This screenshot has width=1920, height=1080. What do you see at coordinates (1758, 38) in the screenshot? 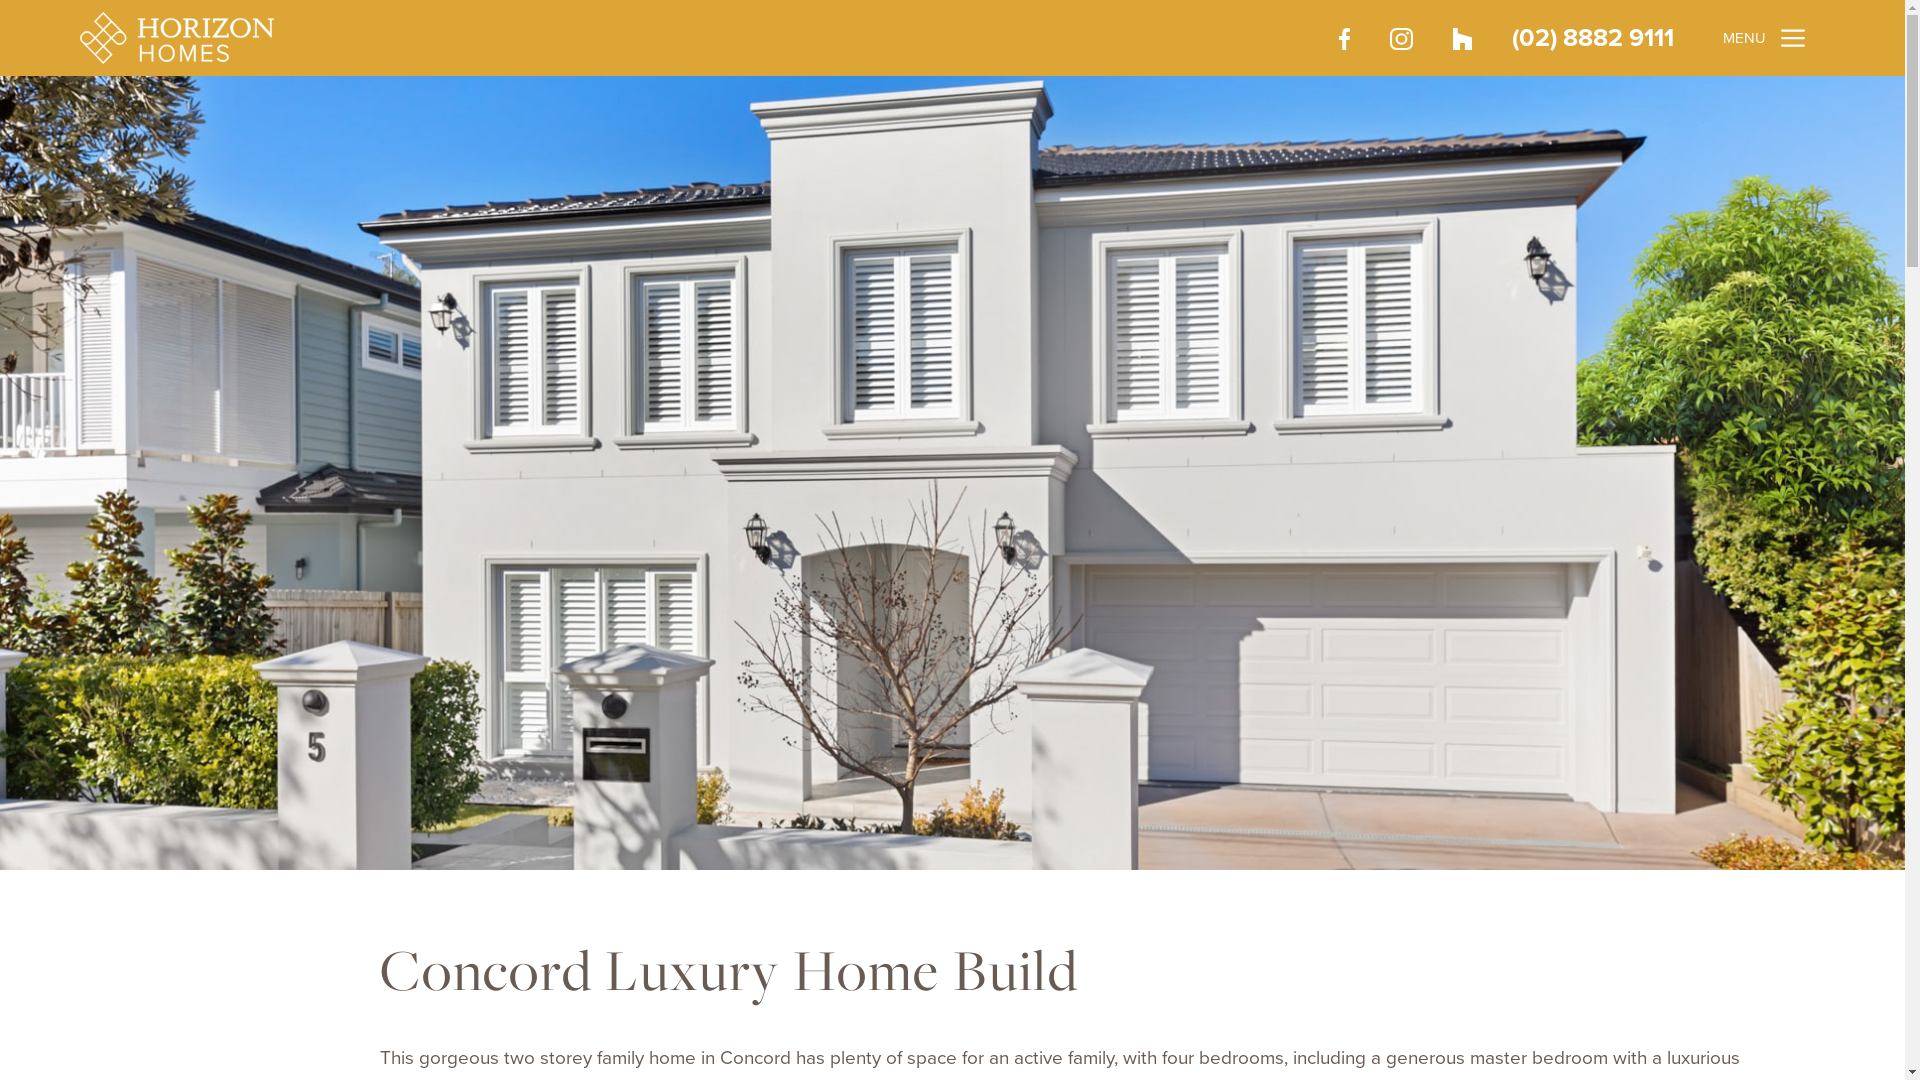
I see `'MENU'` at bounding box center [1758, 38].